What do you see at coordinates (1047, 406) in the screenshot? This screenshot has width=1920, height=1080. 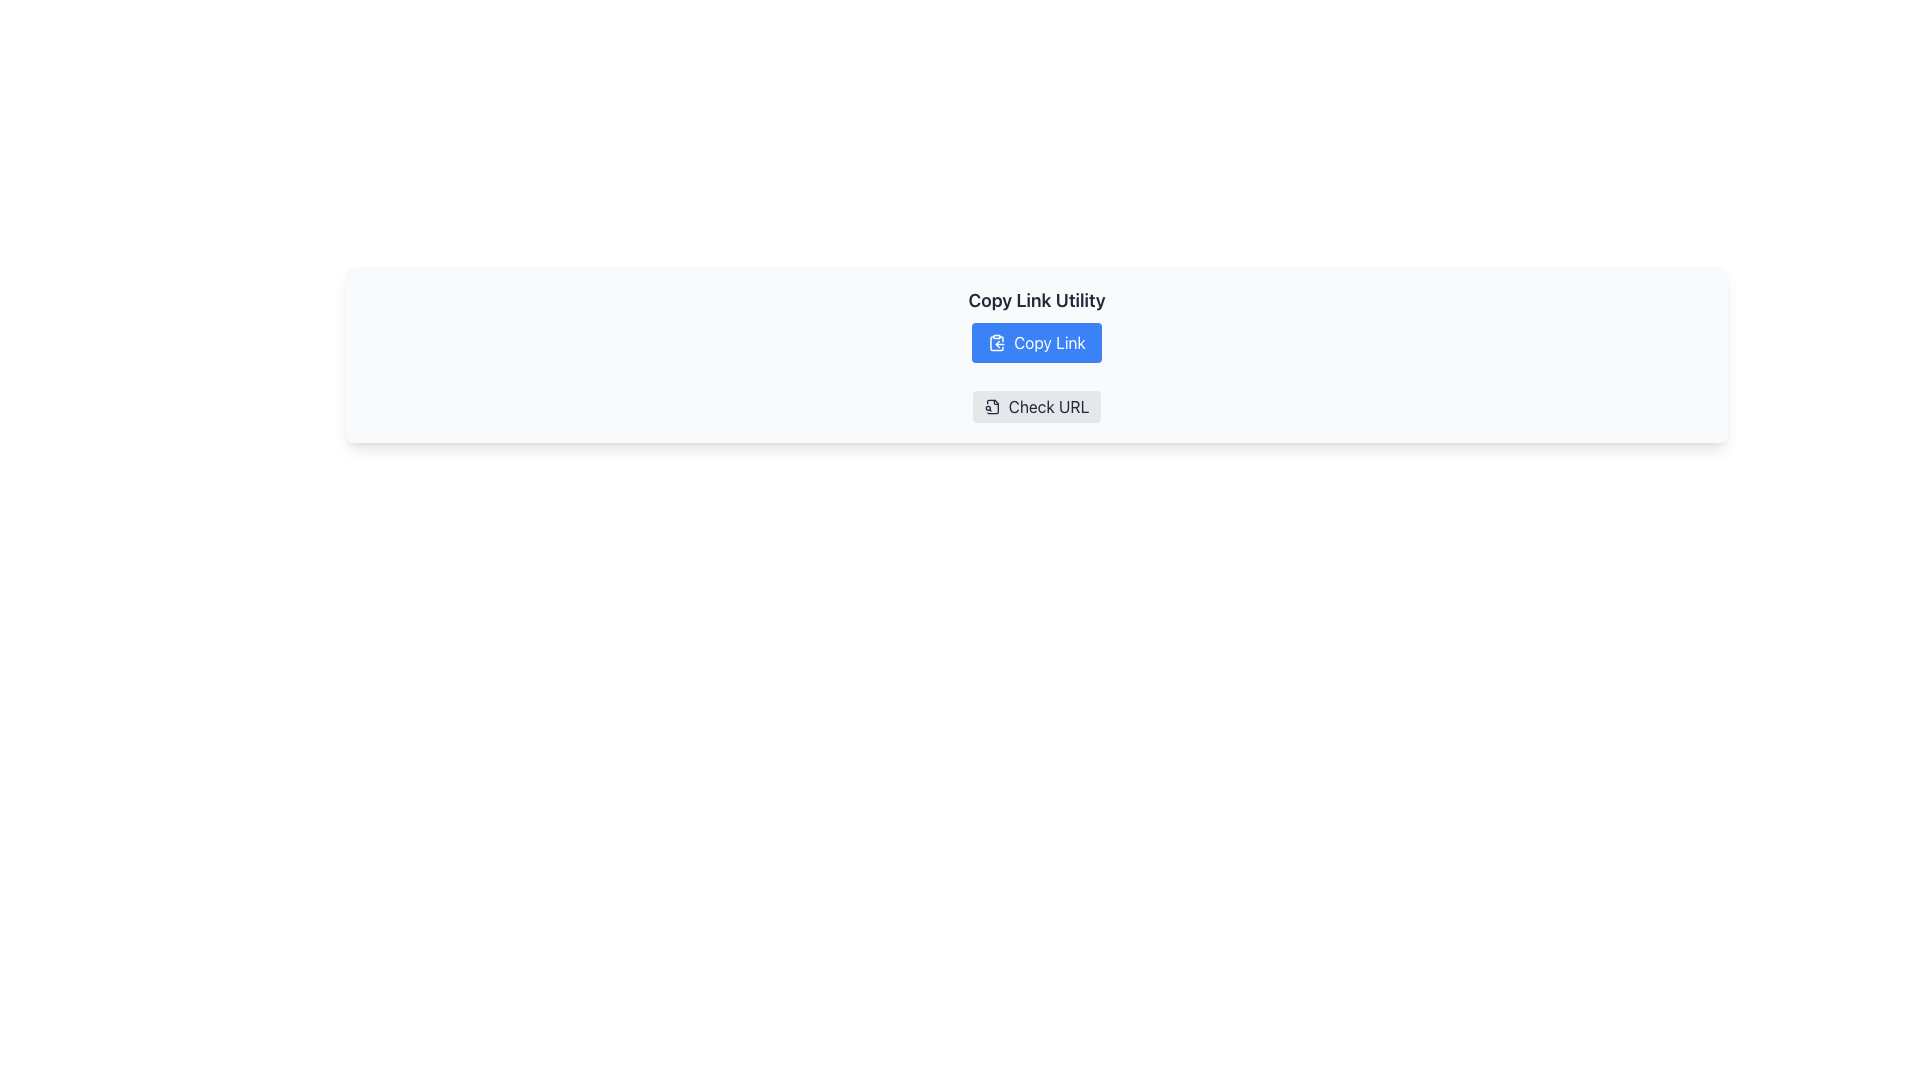 I see `the text label indicating the action of checking a URL, which is located to the right of an adjacent icon and below the 'Copy Link' button` at bounding box center [1047, 406].